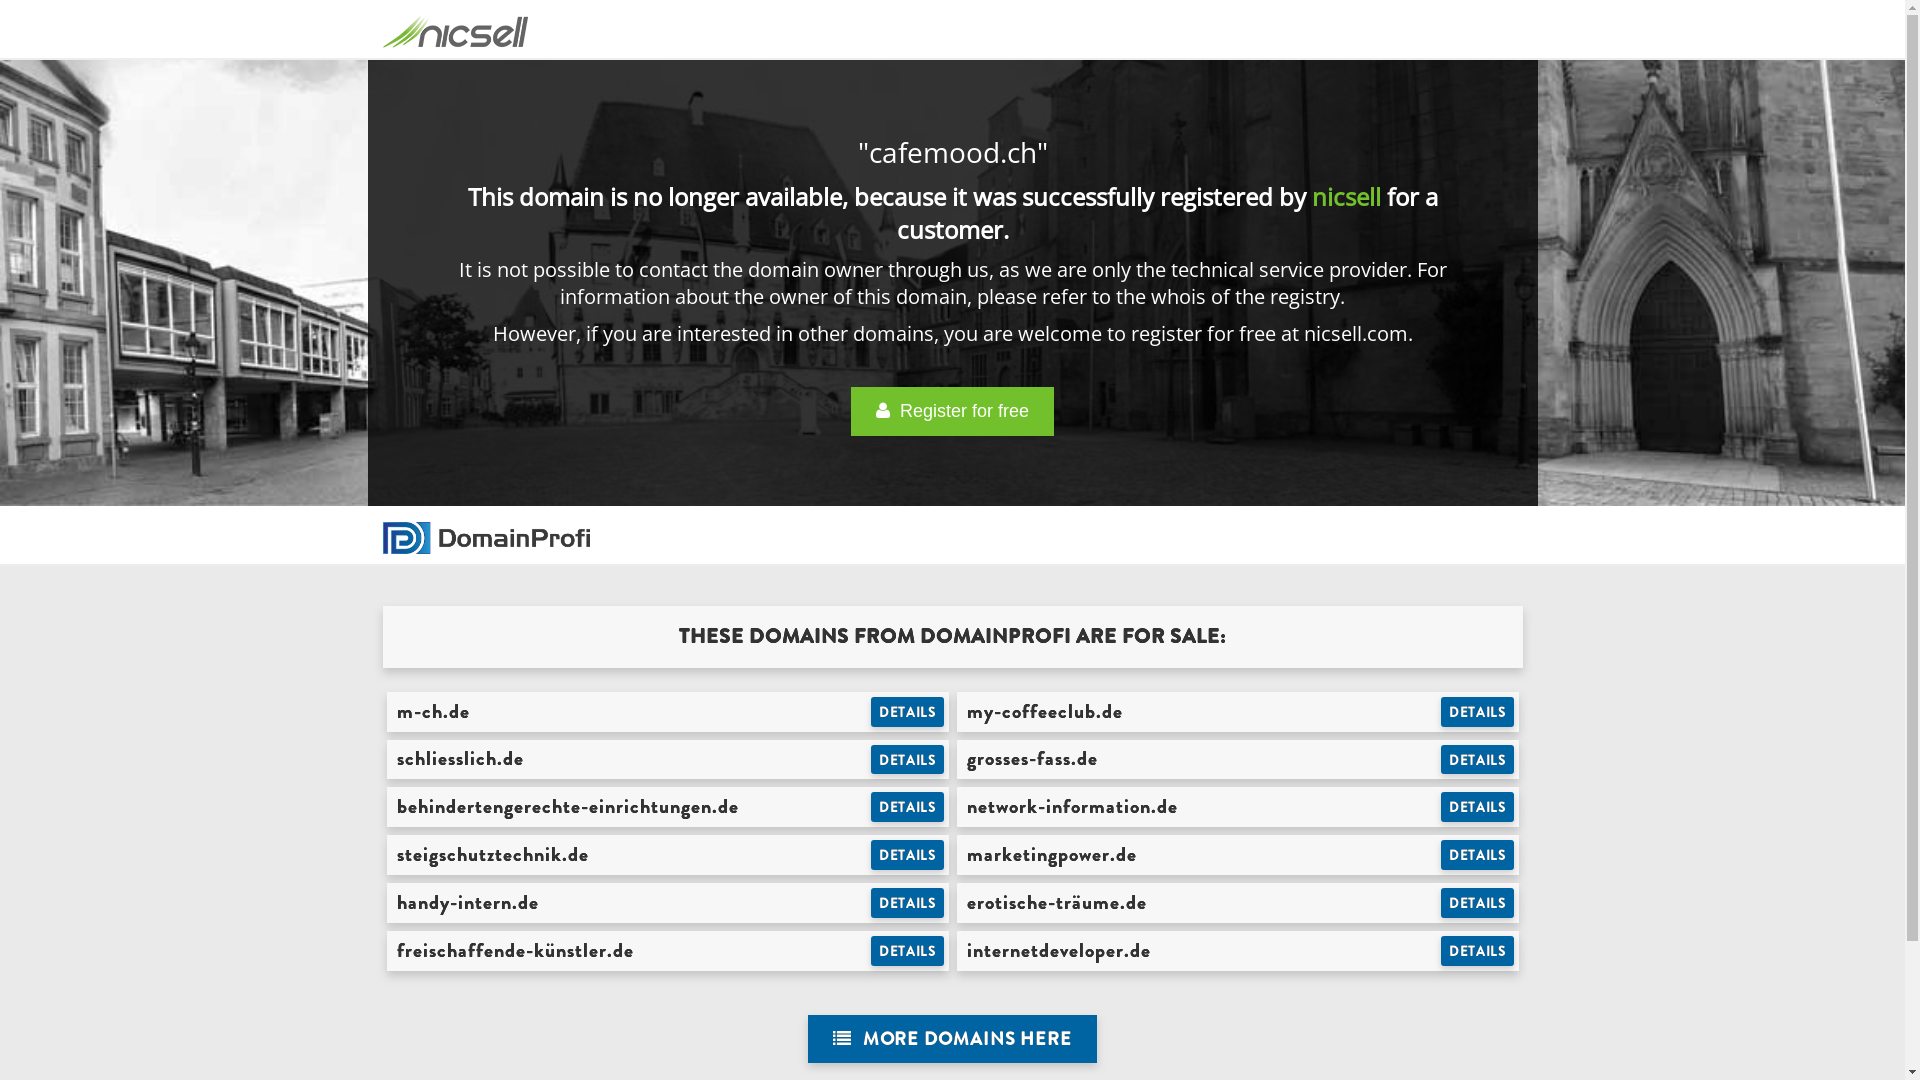 The width and height of the screenshot is (1920, 1080). I want to click on 'DETAILS', so click(906, 759).